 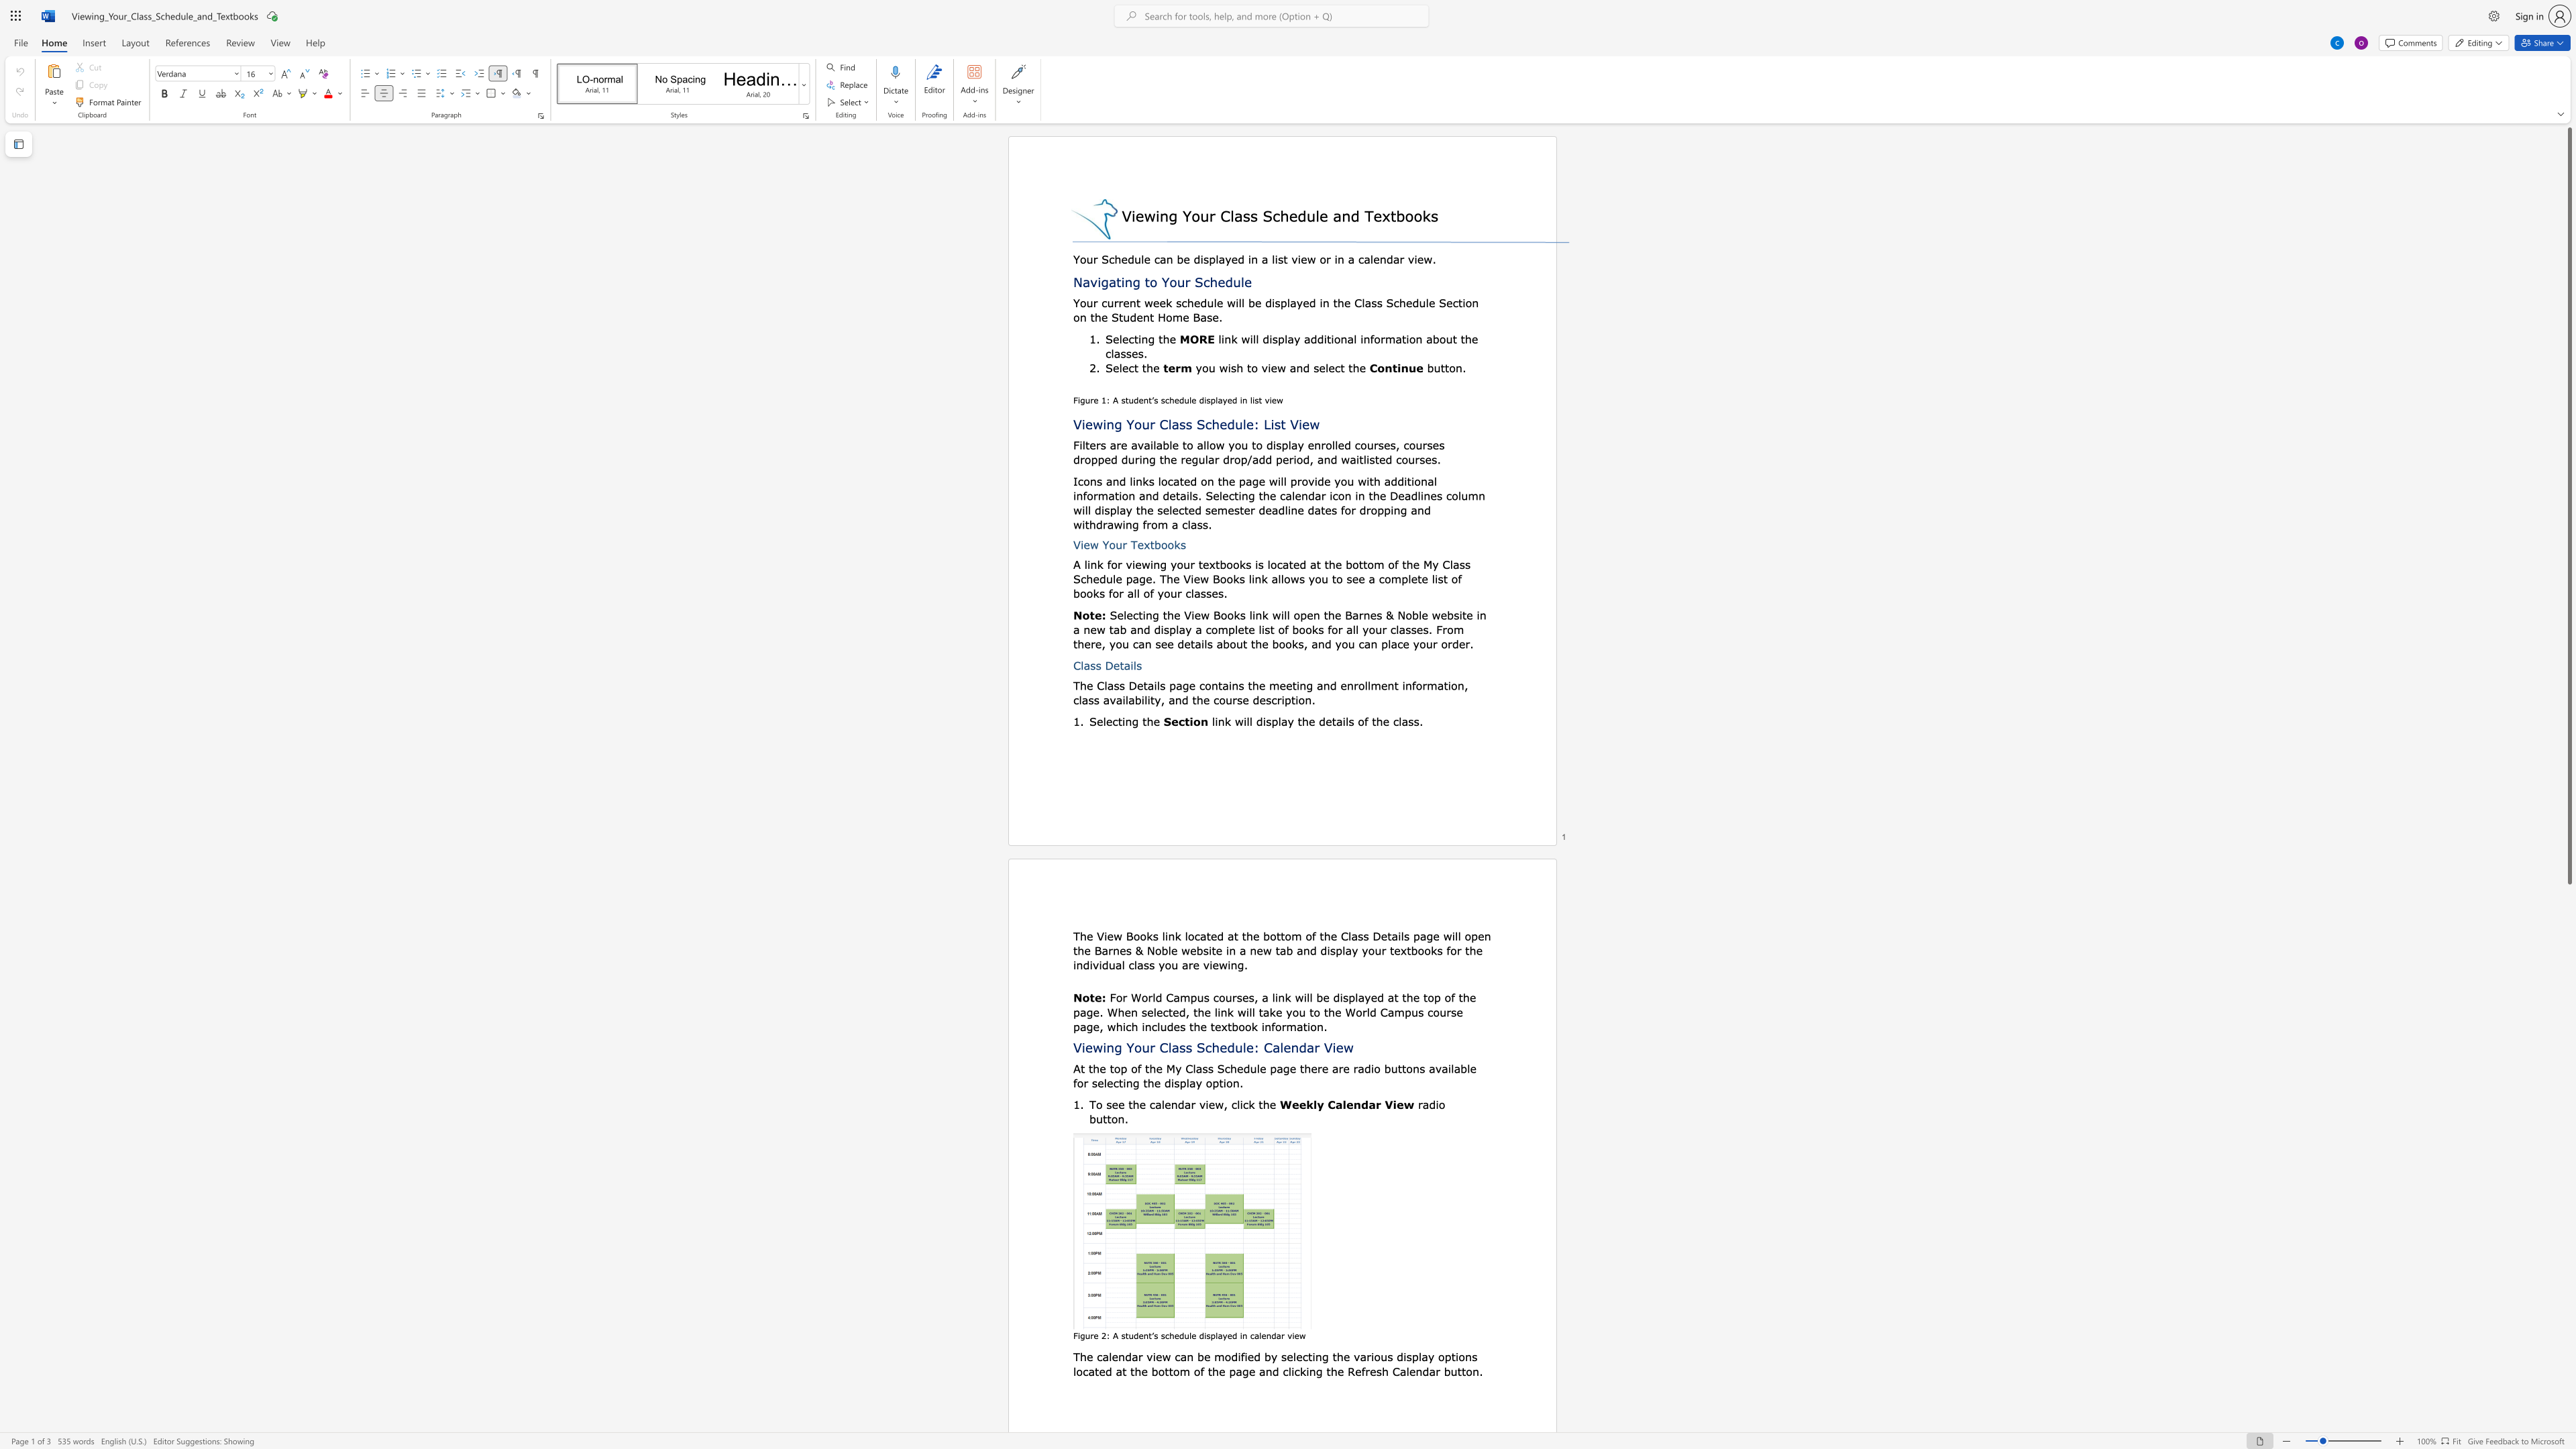 I want to click on the scrollbar to adjust the page downward, so click(x=2568, y=1179).